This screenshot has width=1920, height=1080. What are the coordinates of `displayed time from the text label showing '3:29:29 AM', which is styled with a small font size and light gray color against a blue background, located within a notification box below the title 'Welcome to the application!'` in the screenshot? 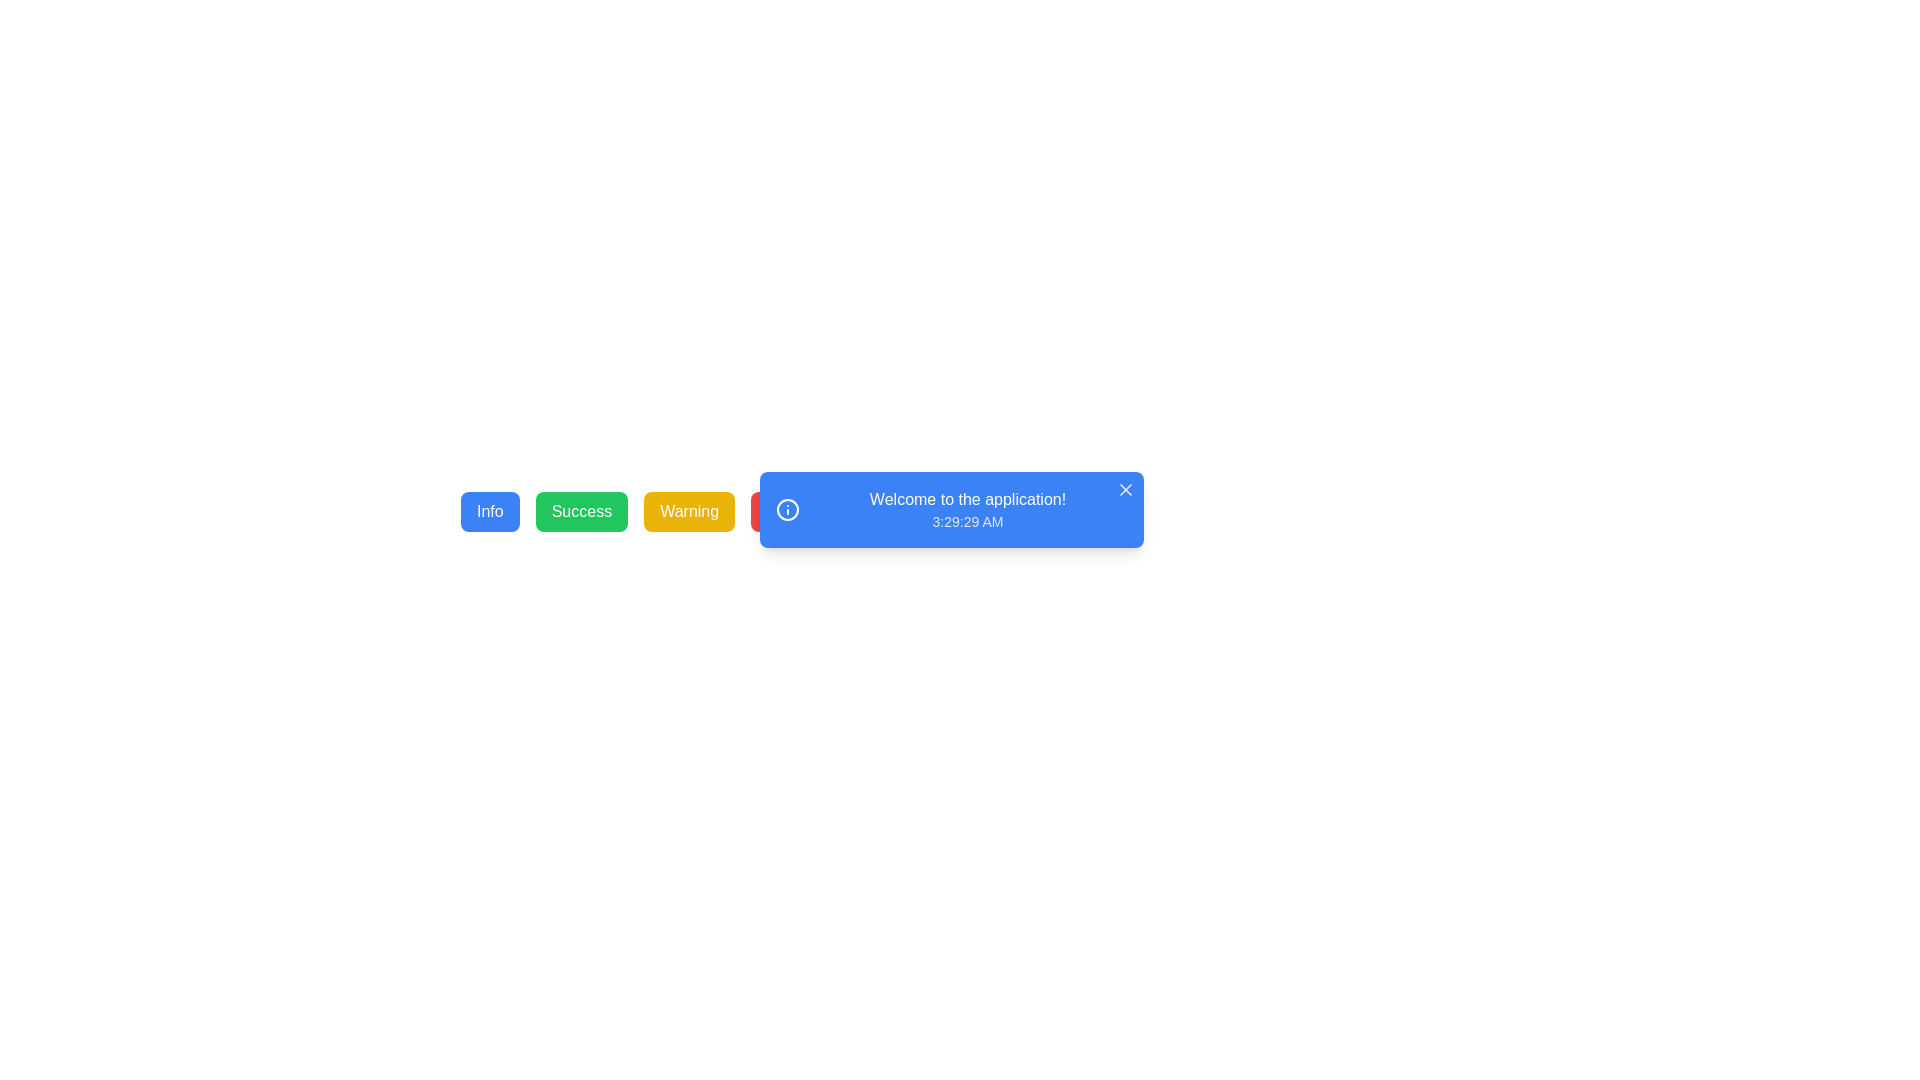 It's located at (968, 520).